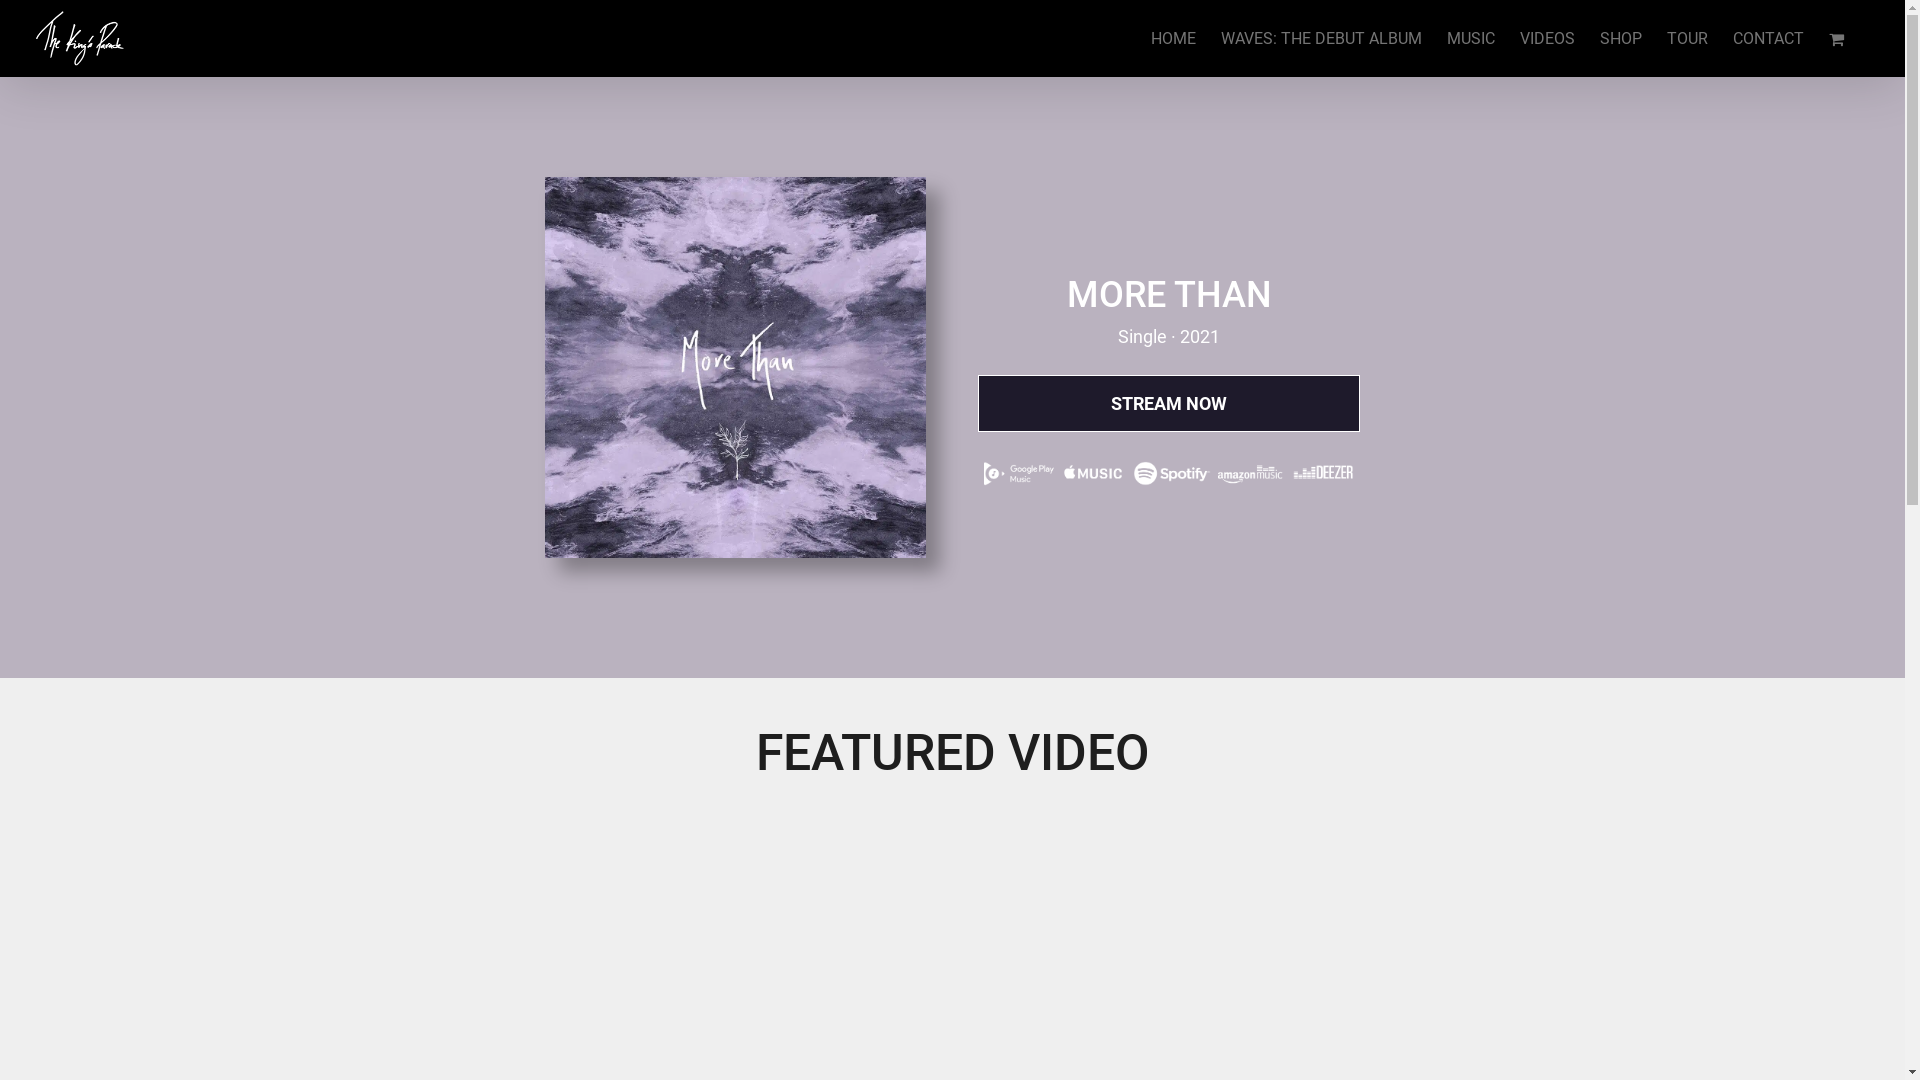 Image resolution: width=1920 pixels, height=1080 pixels. What do you see at coordinates (1168, 463) in the screenshot?
I see `'TKP DSP Lockup'` at bounding box center [1168, 463].